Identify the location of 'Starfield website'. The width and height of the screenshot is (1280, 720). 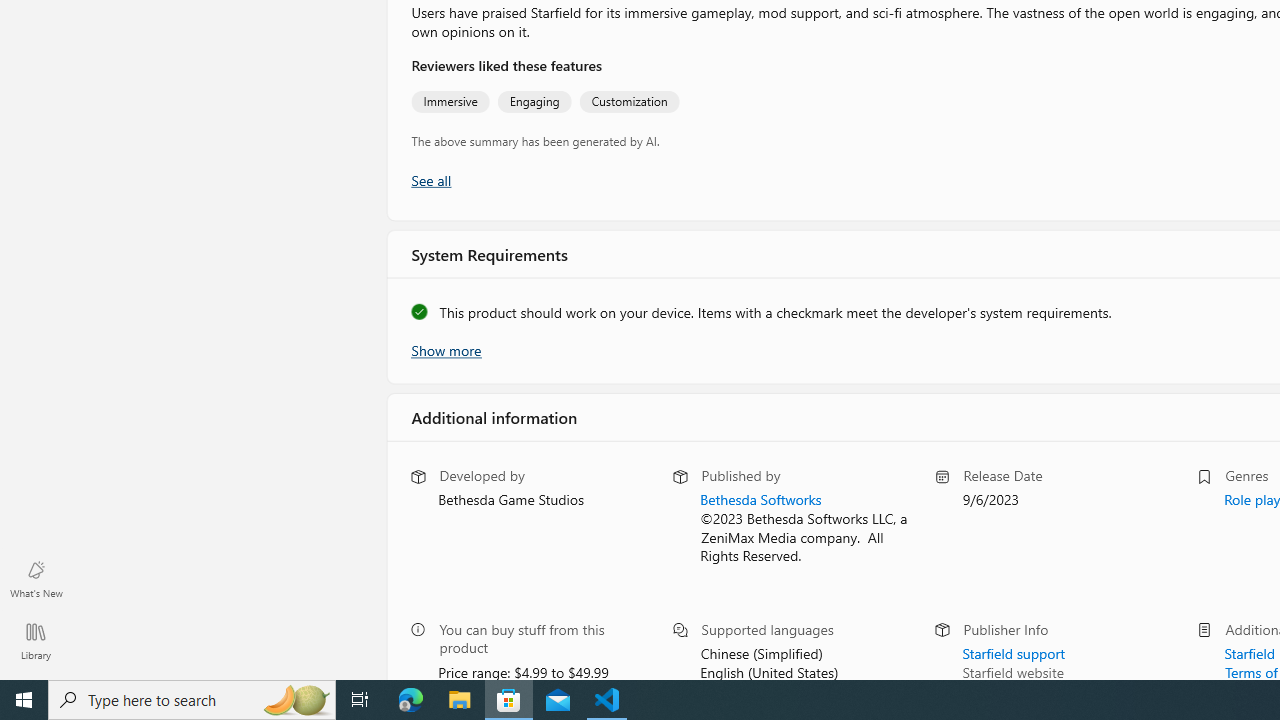
(1012, 670).